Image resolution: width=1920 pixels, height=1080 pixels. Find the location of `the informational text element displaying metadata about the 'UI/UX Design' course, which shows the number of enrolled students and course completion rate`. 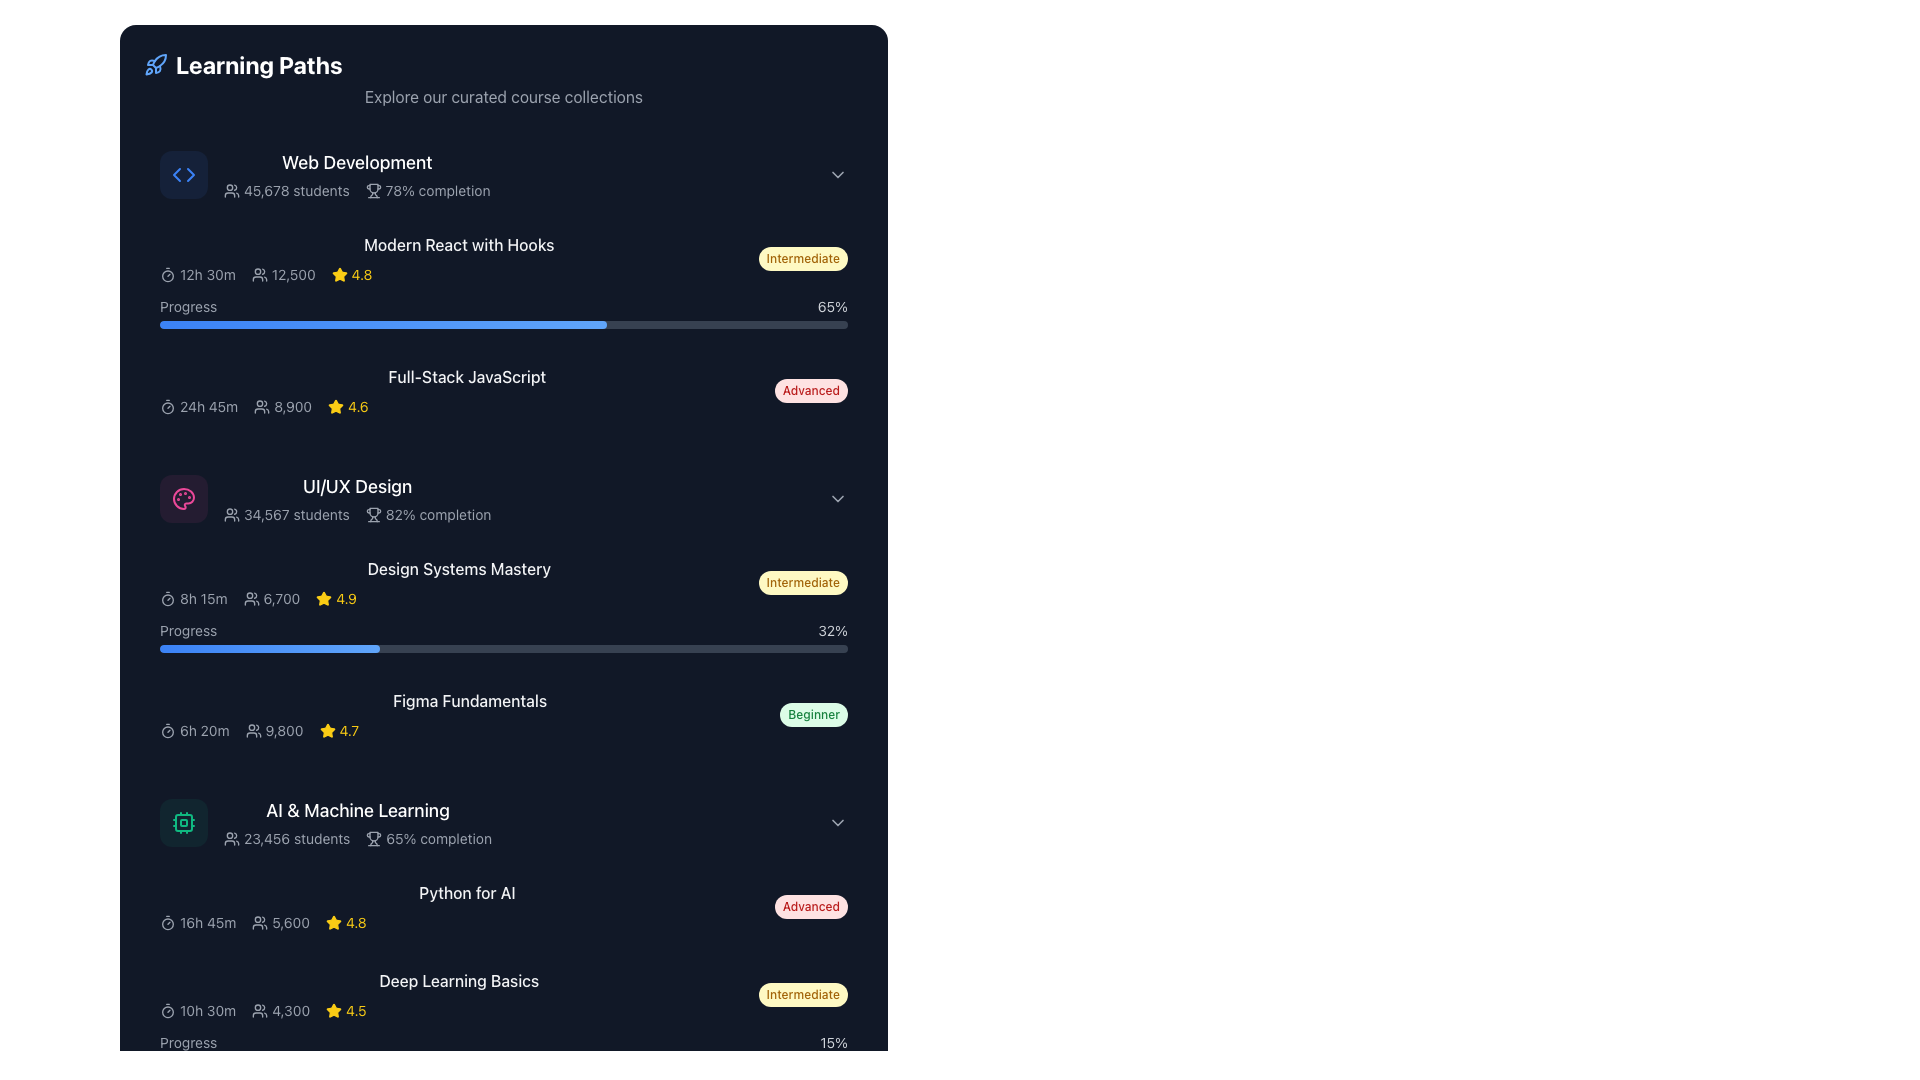

the informational text element displaying metadata about the 'UI/UX Design' course, which shows the number of enrolled students and course completion rate is located at coordinates (357, 514).